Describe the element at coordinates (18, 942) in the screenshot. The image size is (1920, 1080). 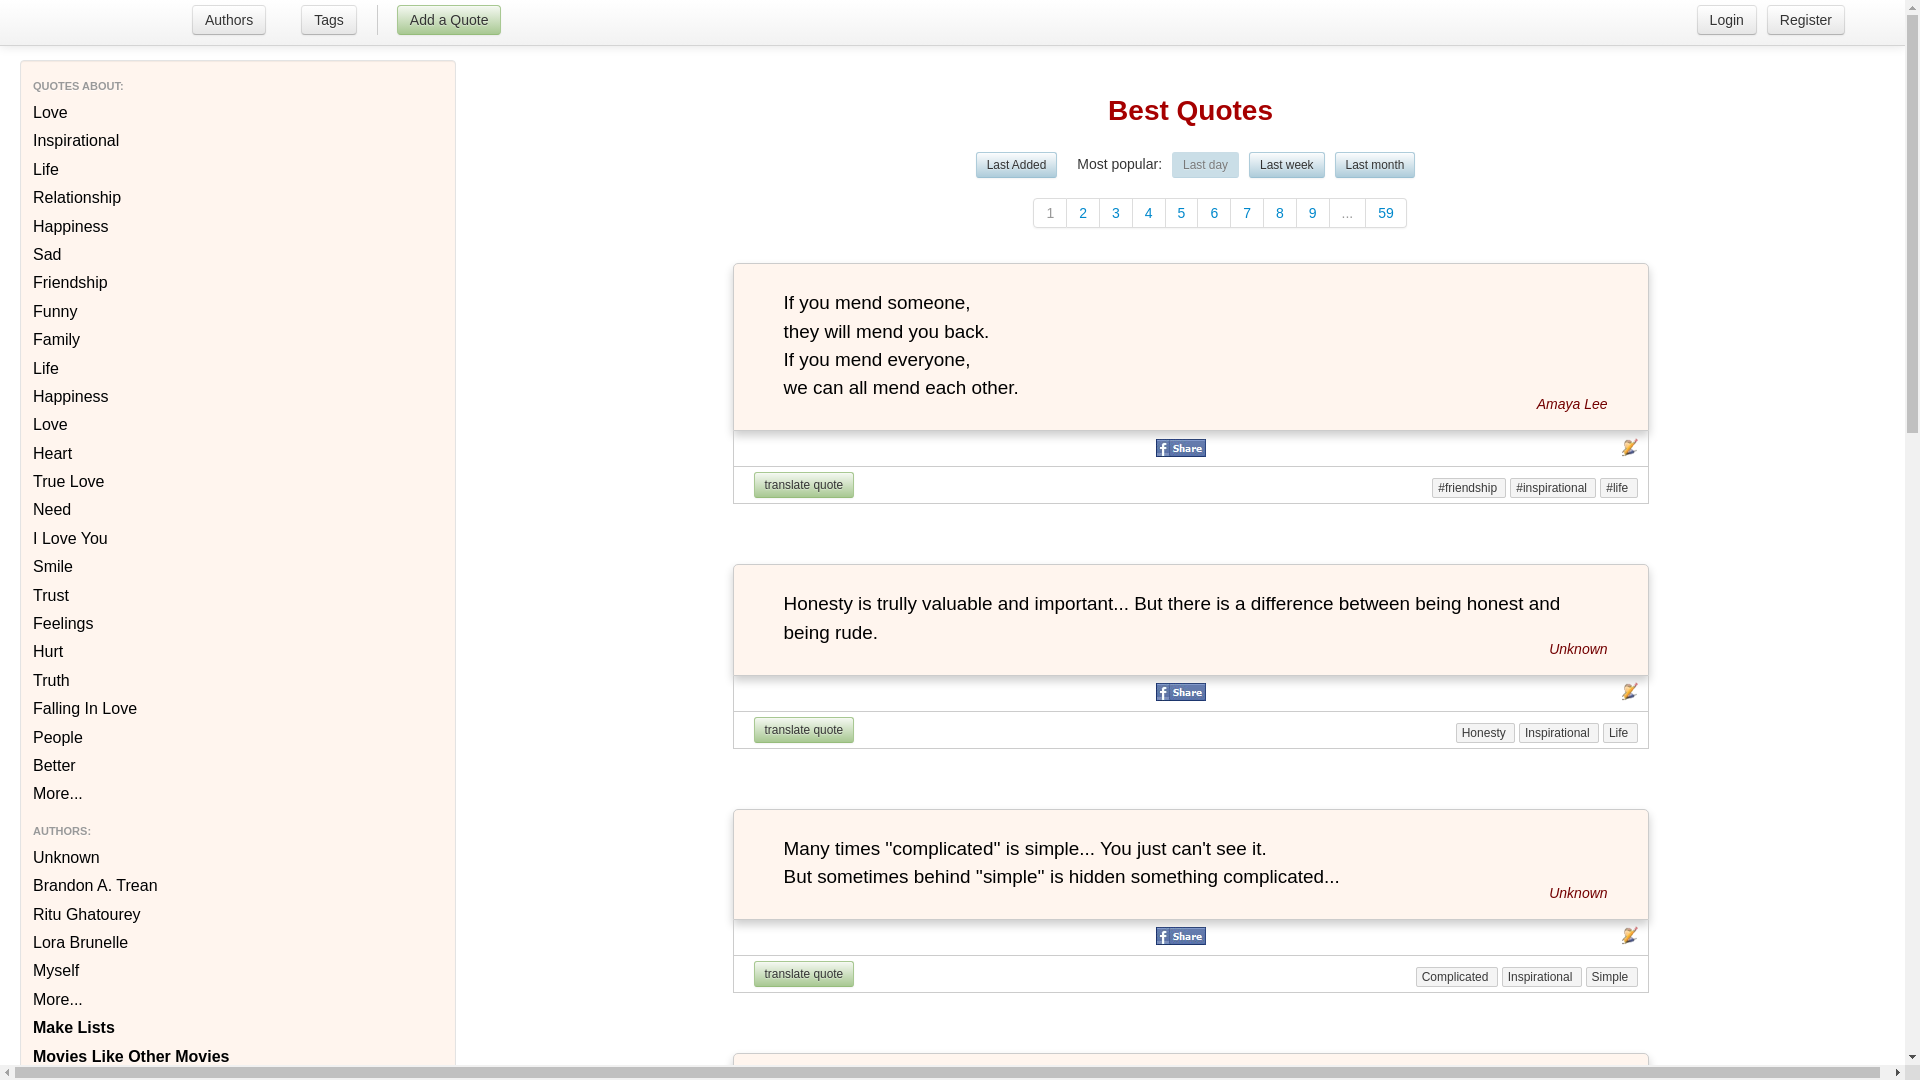
I see `'Lora Brunelle'` at that location.